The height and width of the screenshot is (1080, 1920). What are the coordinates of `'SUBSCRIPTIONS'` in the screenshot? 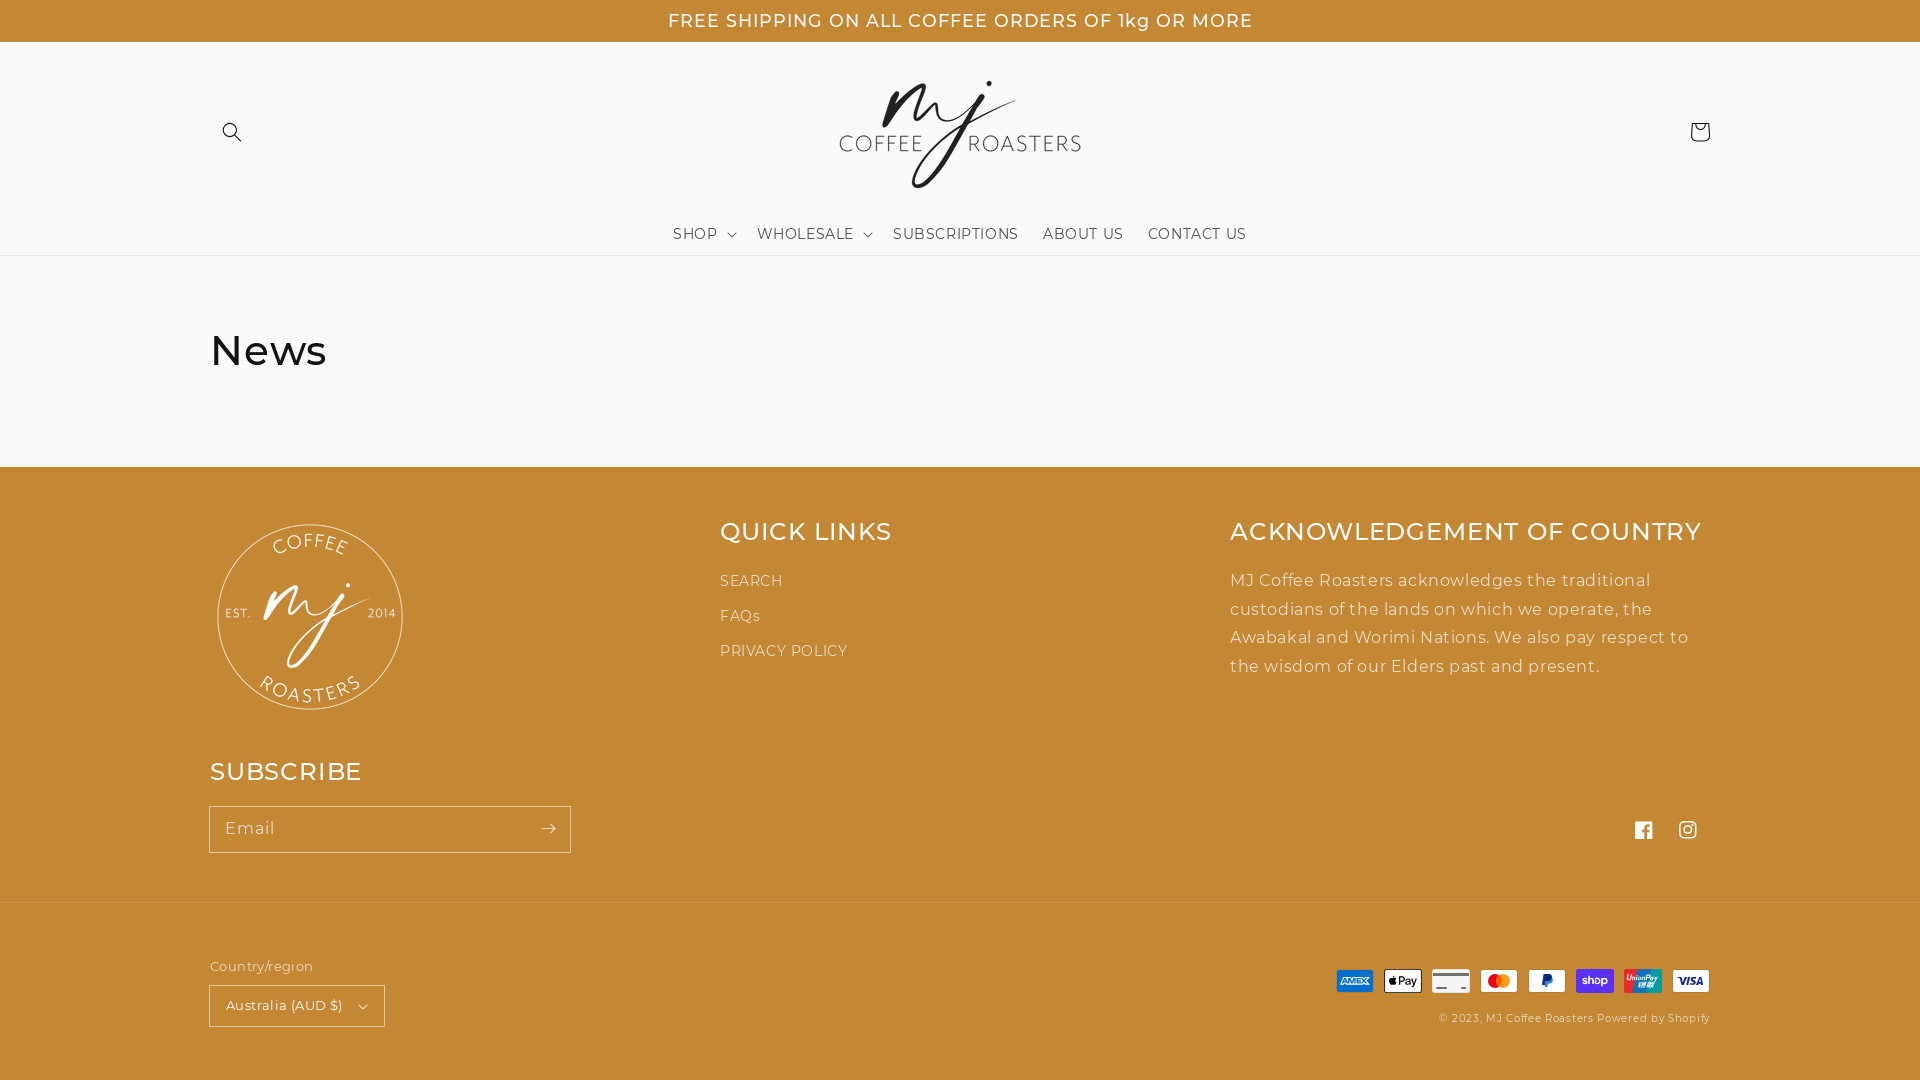 It's located at (880, 233).